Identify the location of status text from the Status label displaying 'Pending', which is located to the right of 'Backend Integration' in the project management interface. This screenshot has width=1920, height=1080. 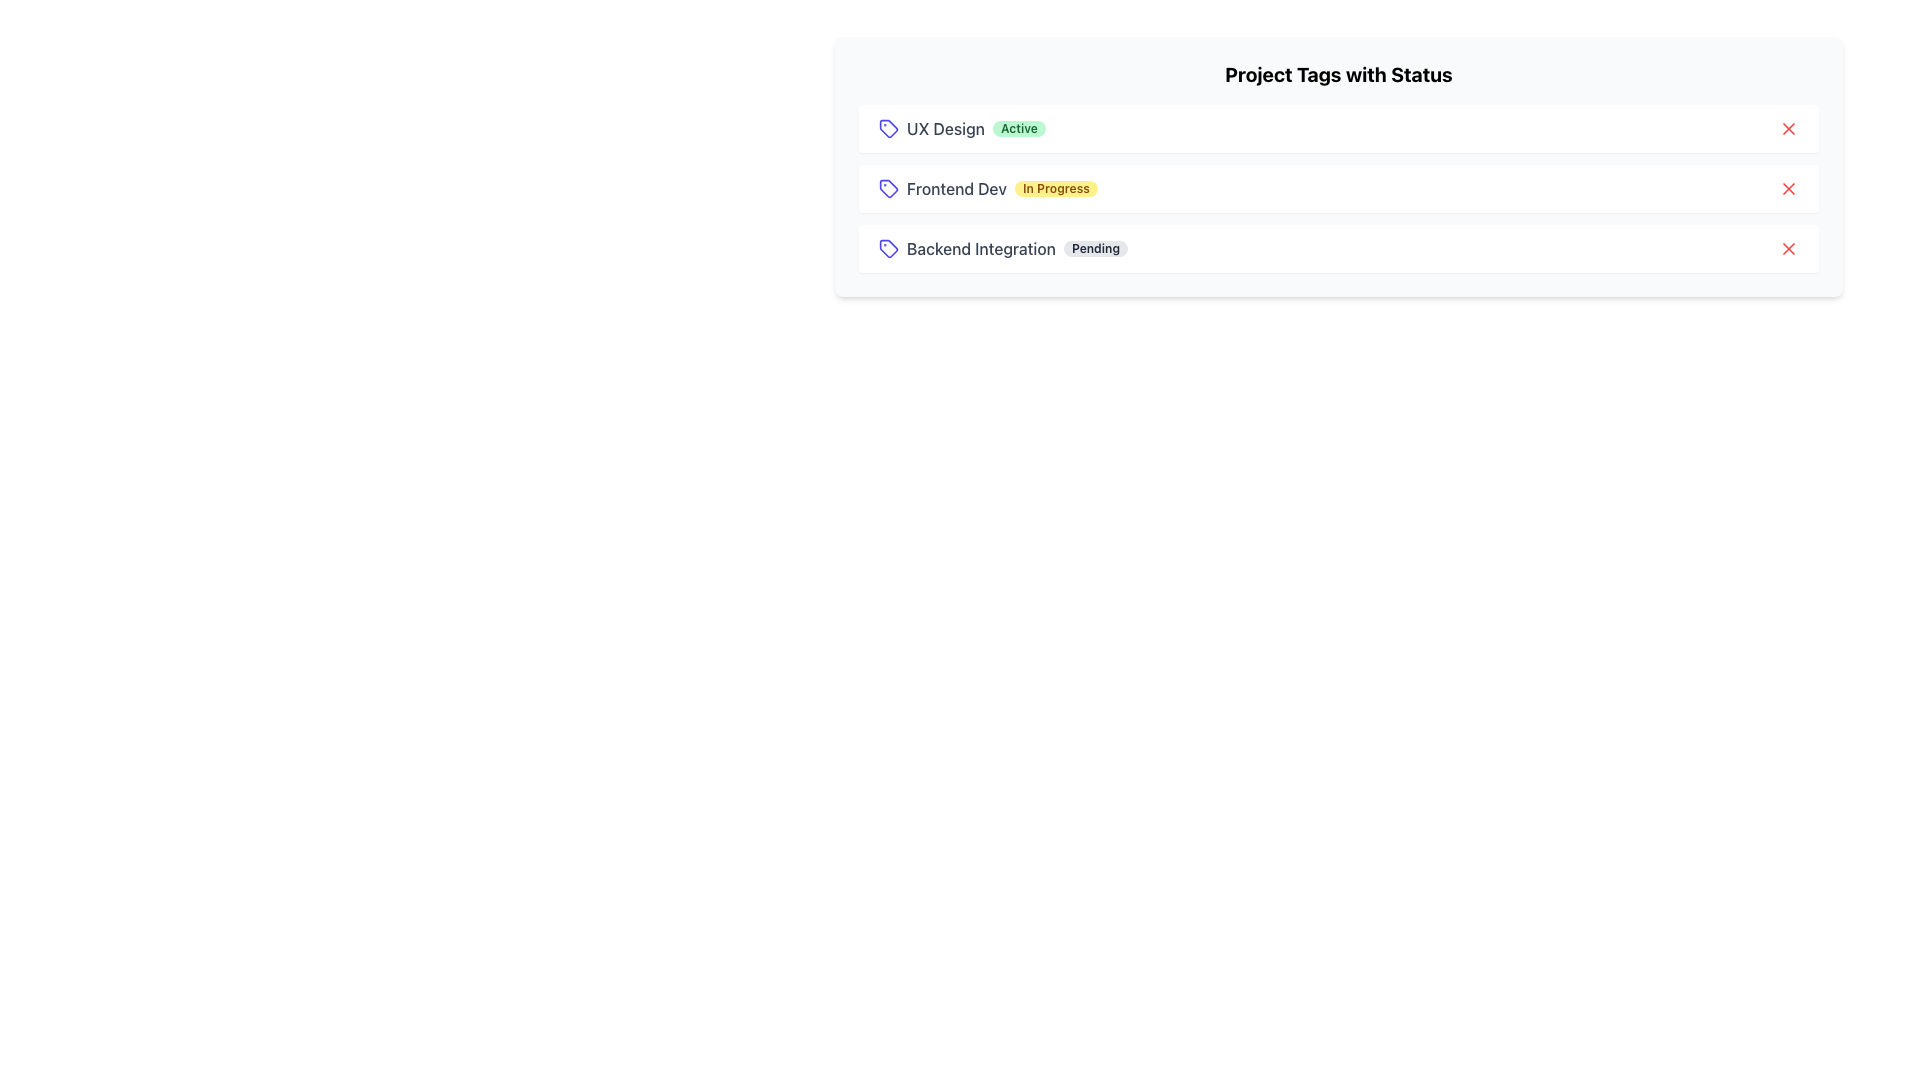
(1094, 248).